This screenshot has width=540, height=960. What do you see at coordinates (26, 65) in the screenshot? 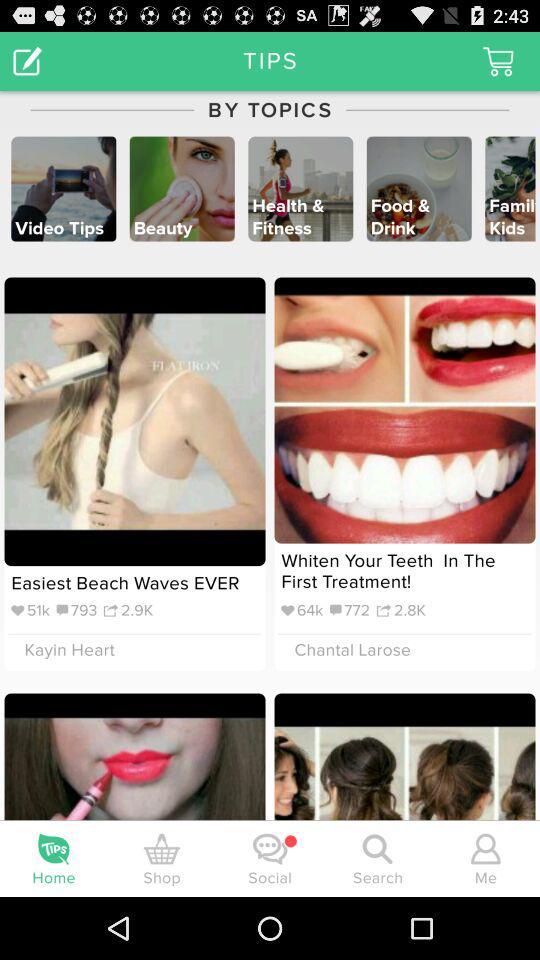
I see `the edit icon` at bounding box center [26, 65].